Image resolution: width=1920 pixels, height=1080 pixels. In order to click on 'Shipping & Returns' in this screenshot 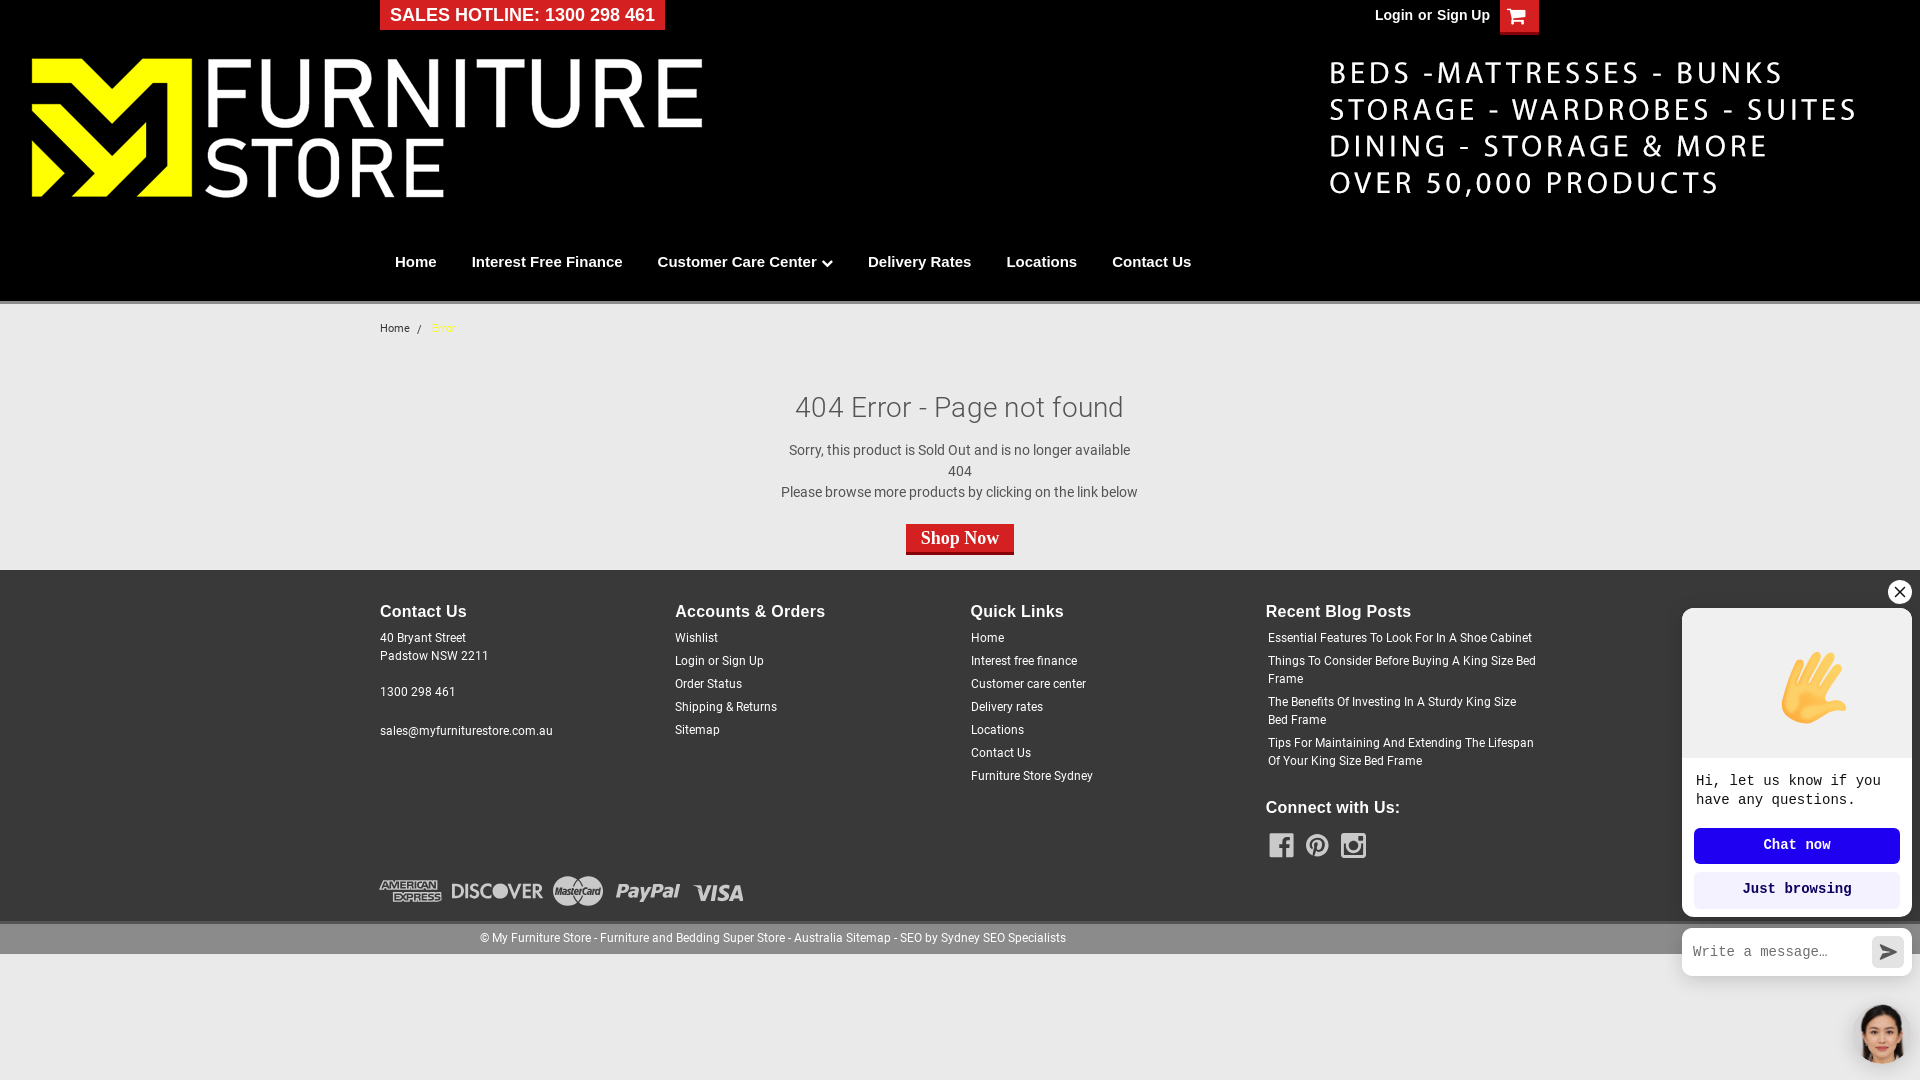, I will do `click(724, 705)`.